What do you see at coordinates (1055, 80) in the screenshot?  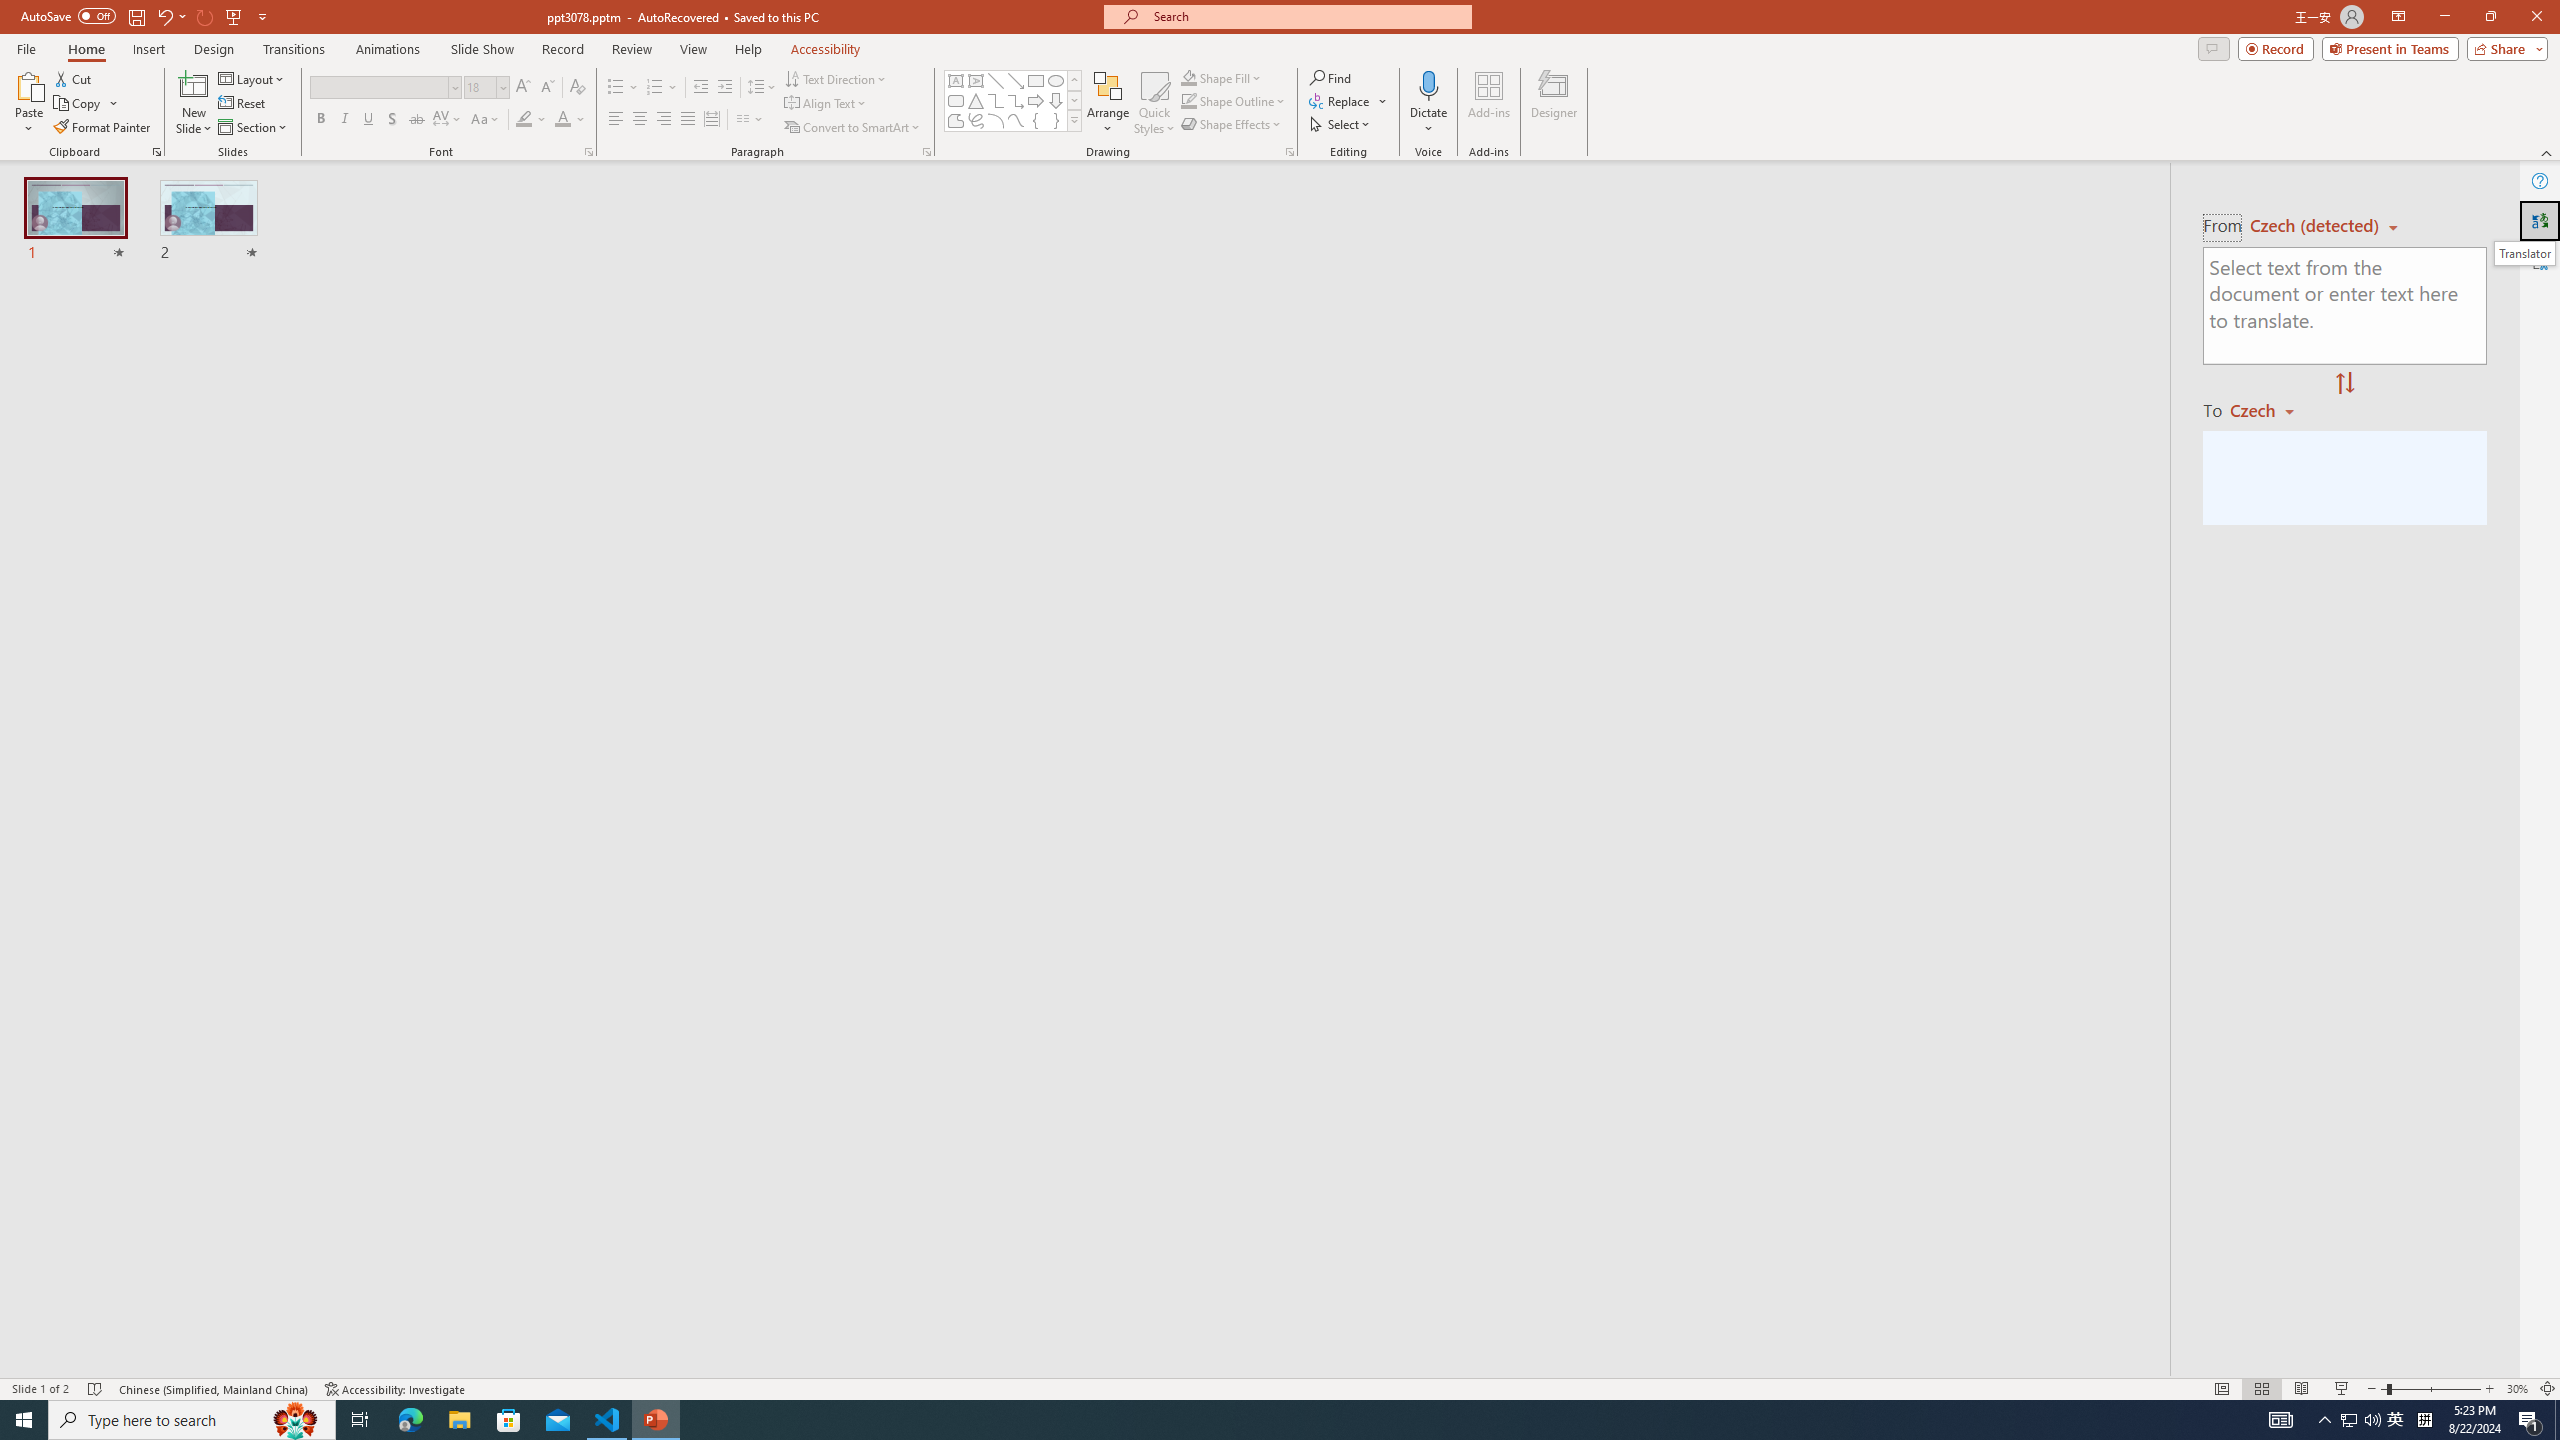 I see `'Oval'` at bounding box center [1055, 80].